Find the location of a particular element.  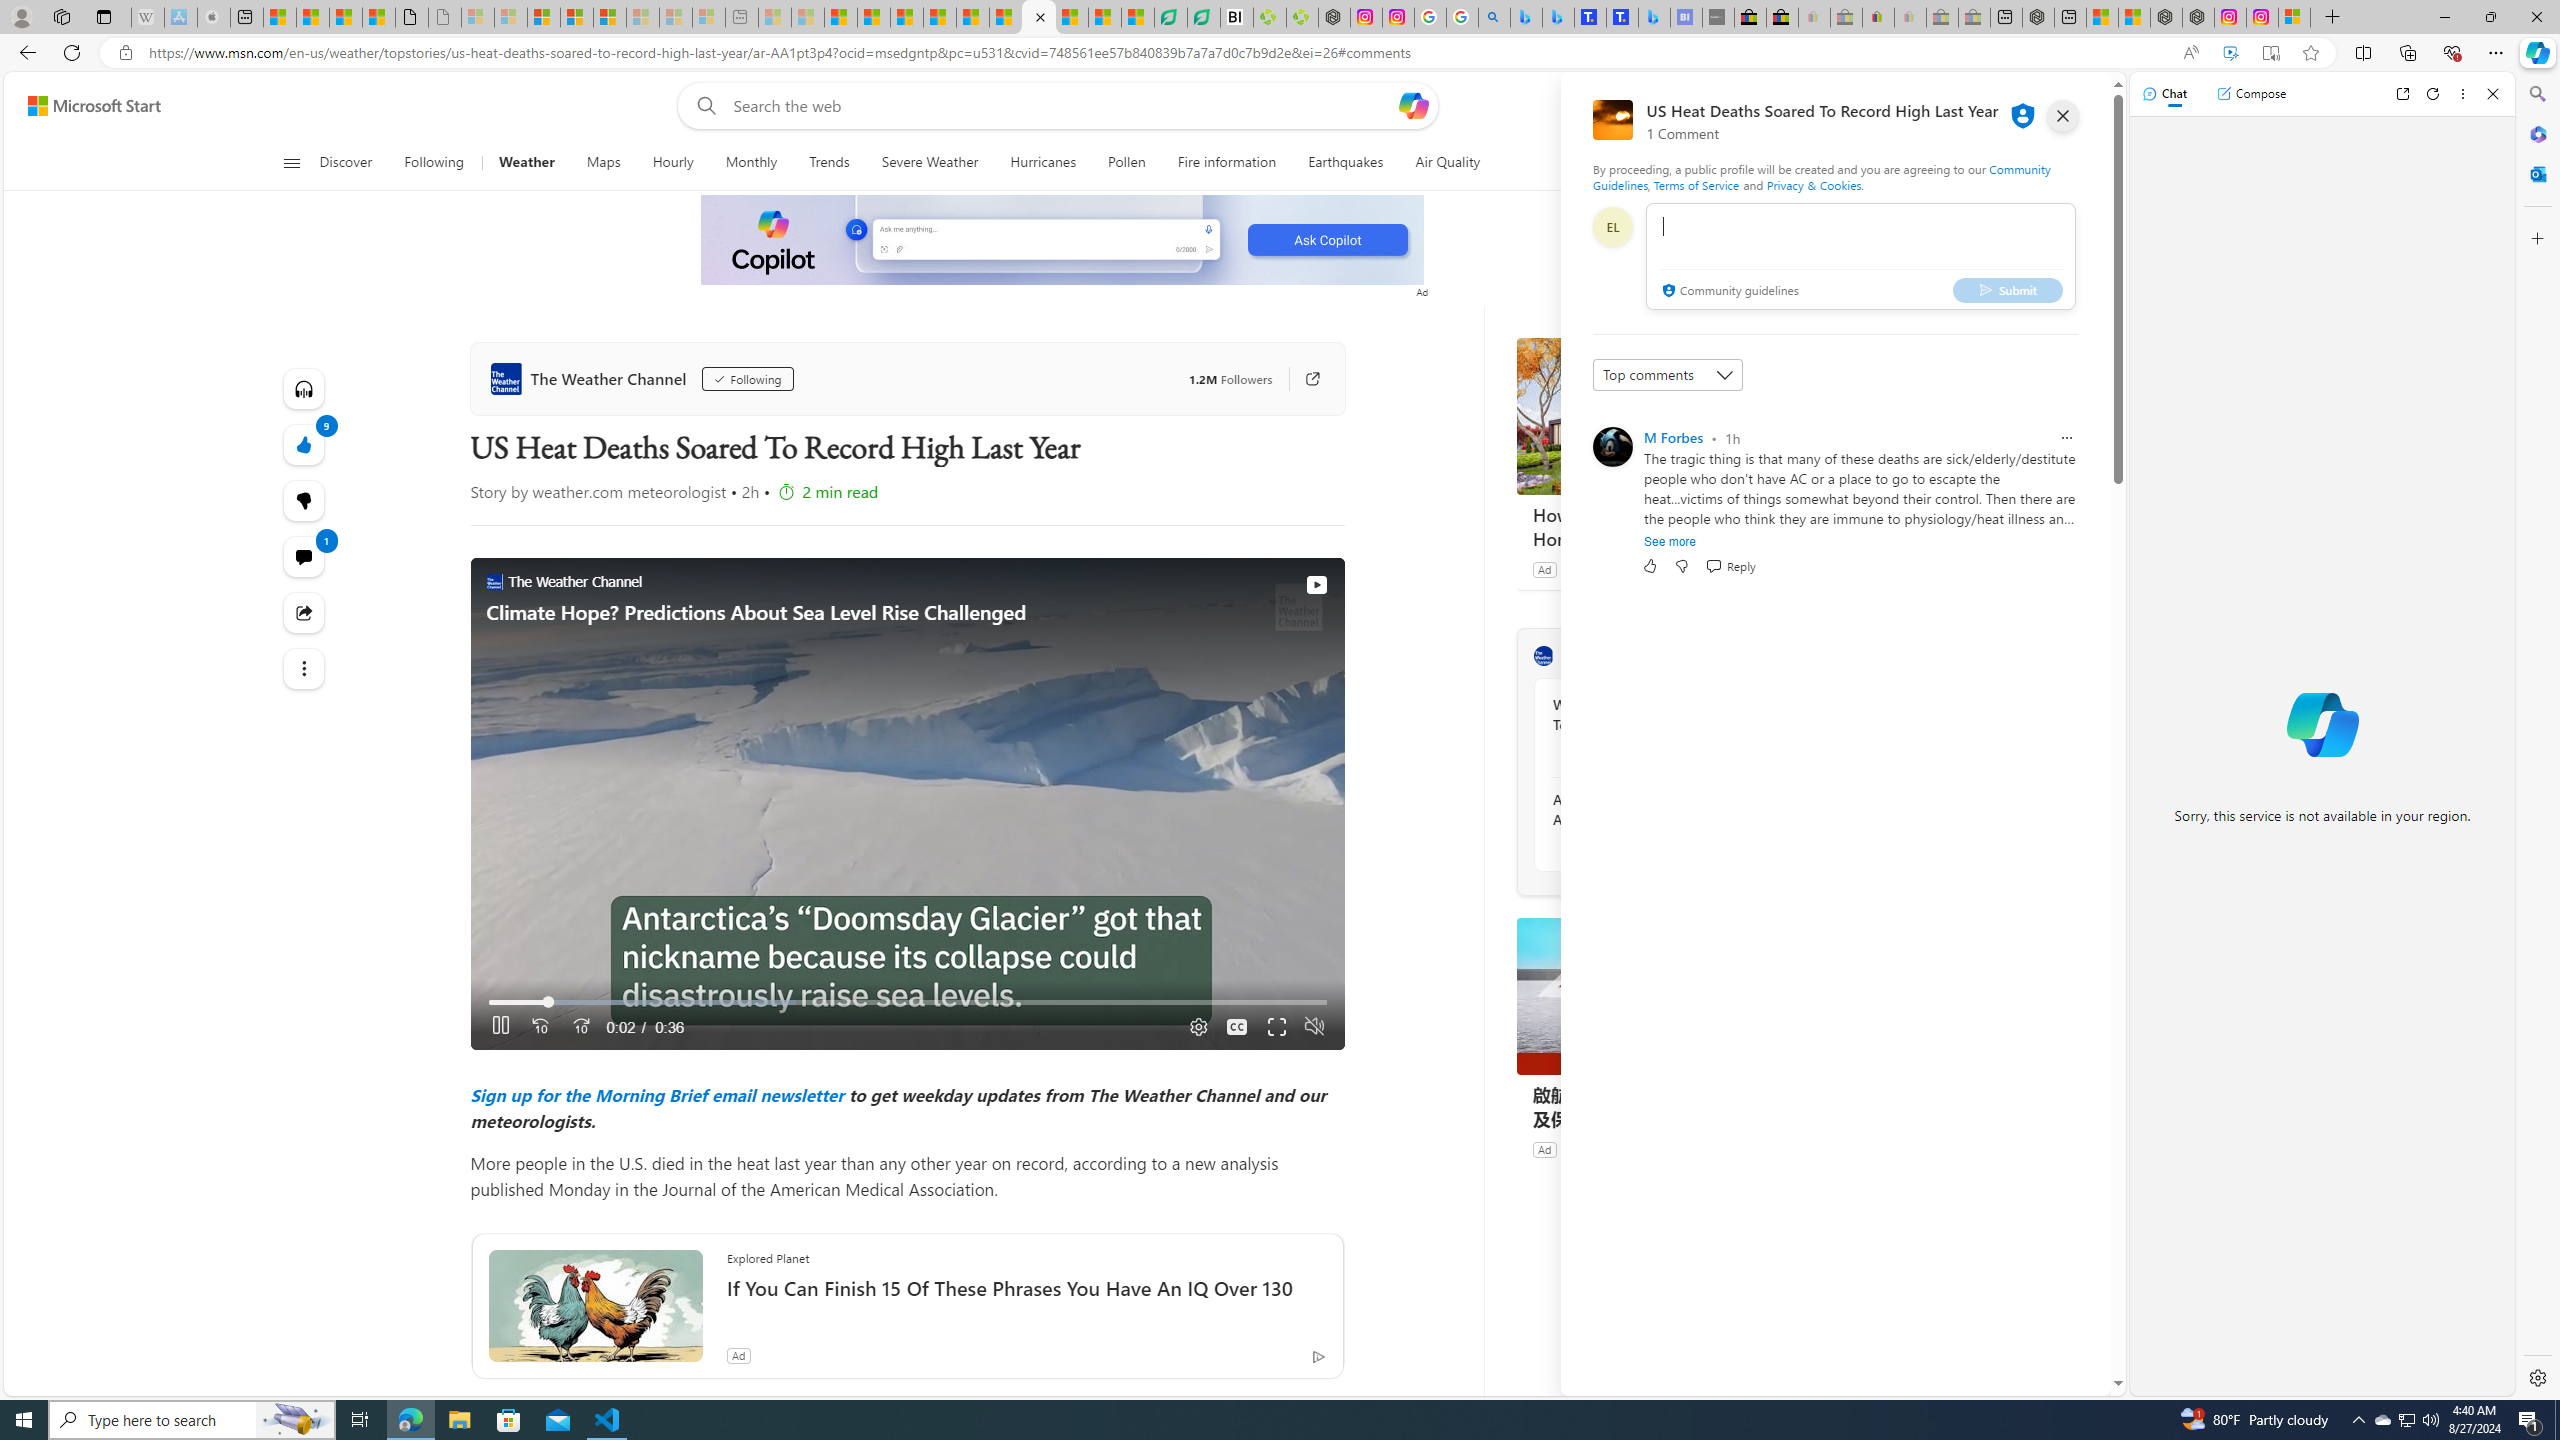

'Sort comments by' is located at coordinates (1667, 375).